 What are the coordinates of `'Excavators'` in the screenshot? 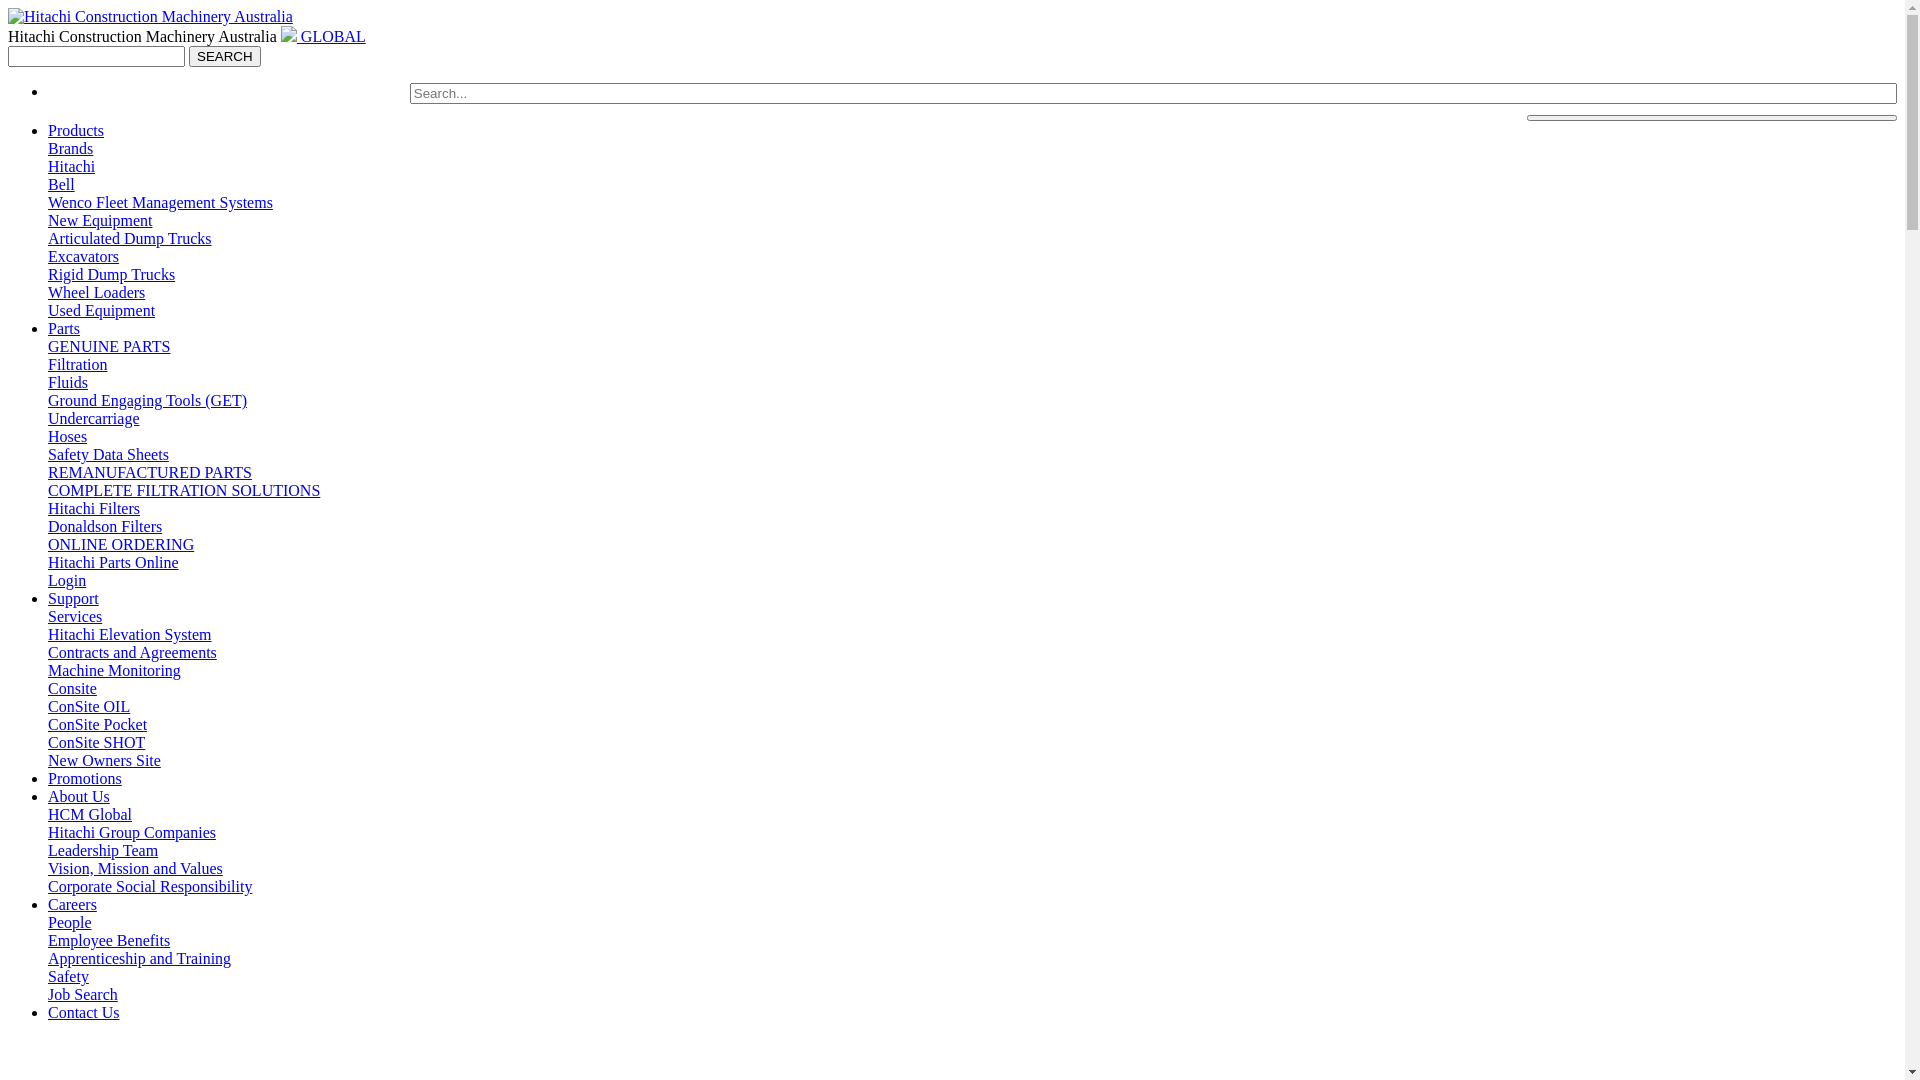 It's located at (48, 255).